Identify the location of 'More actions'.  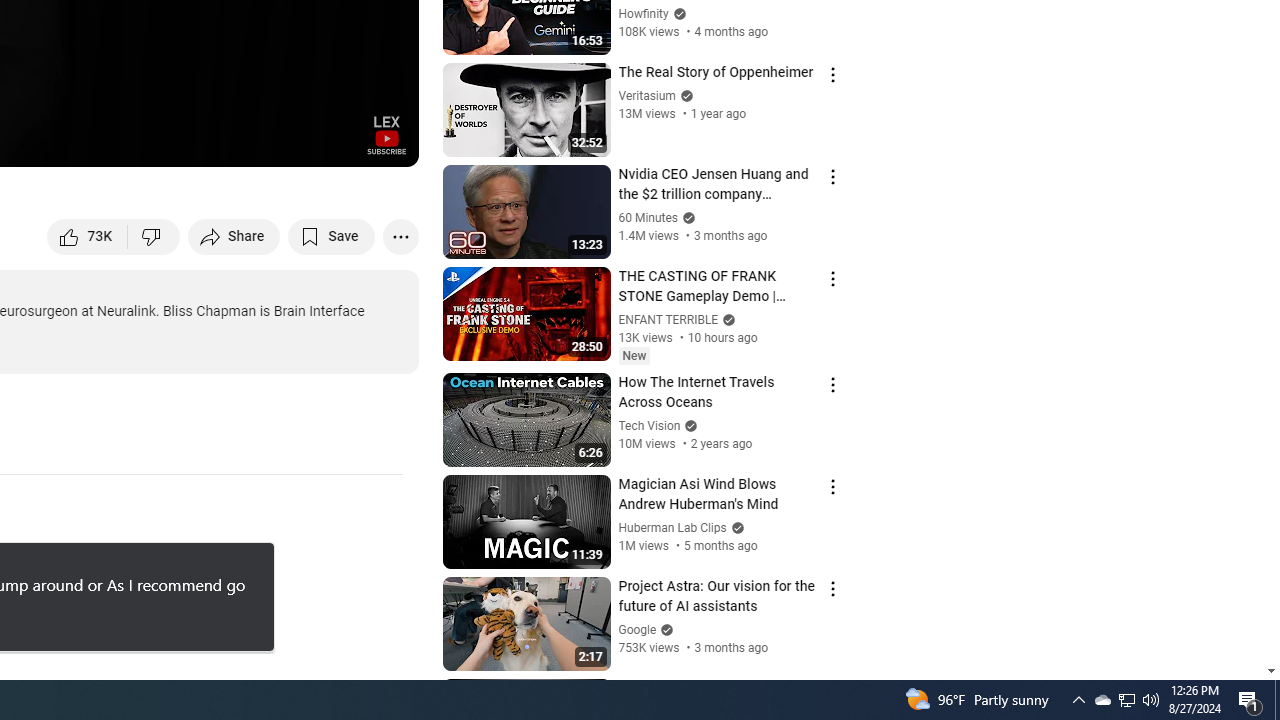
(400, 235).